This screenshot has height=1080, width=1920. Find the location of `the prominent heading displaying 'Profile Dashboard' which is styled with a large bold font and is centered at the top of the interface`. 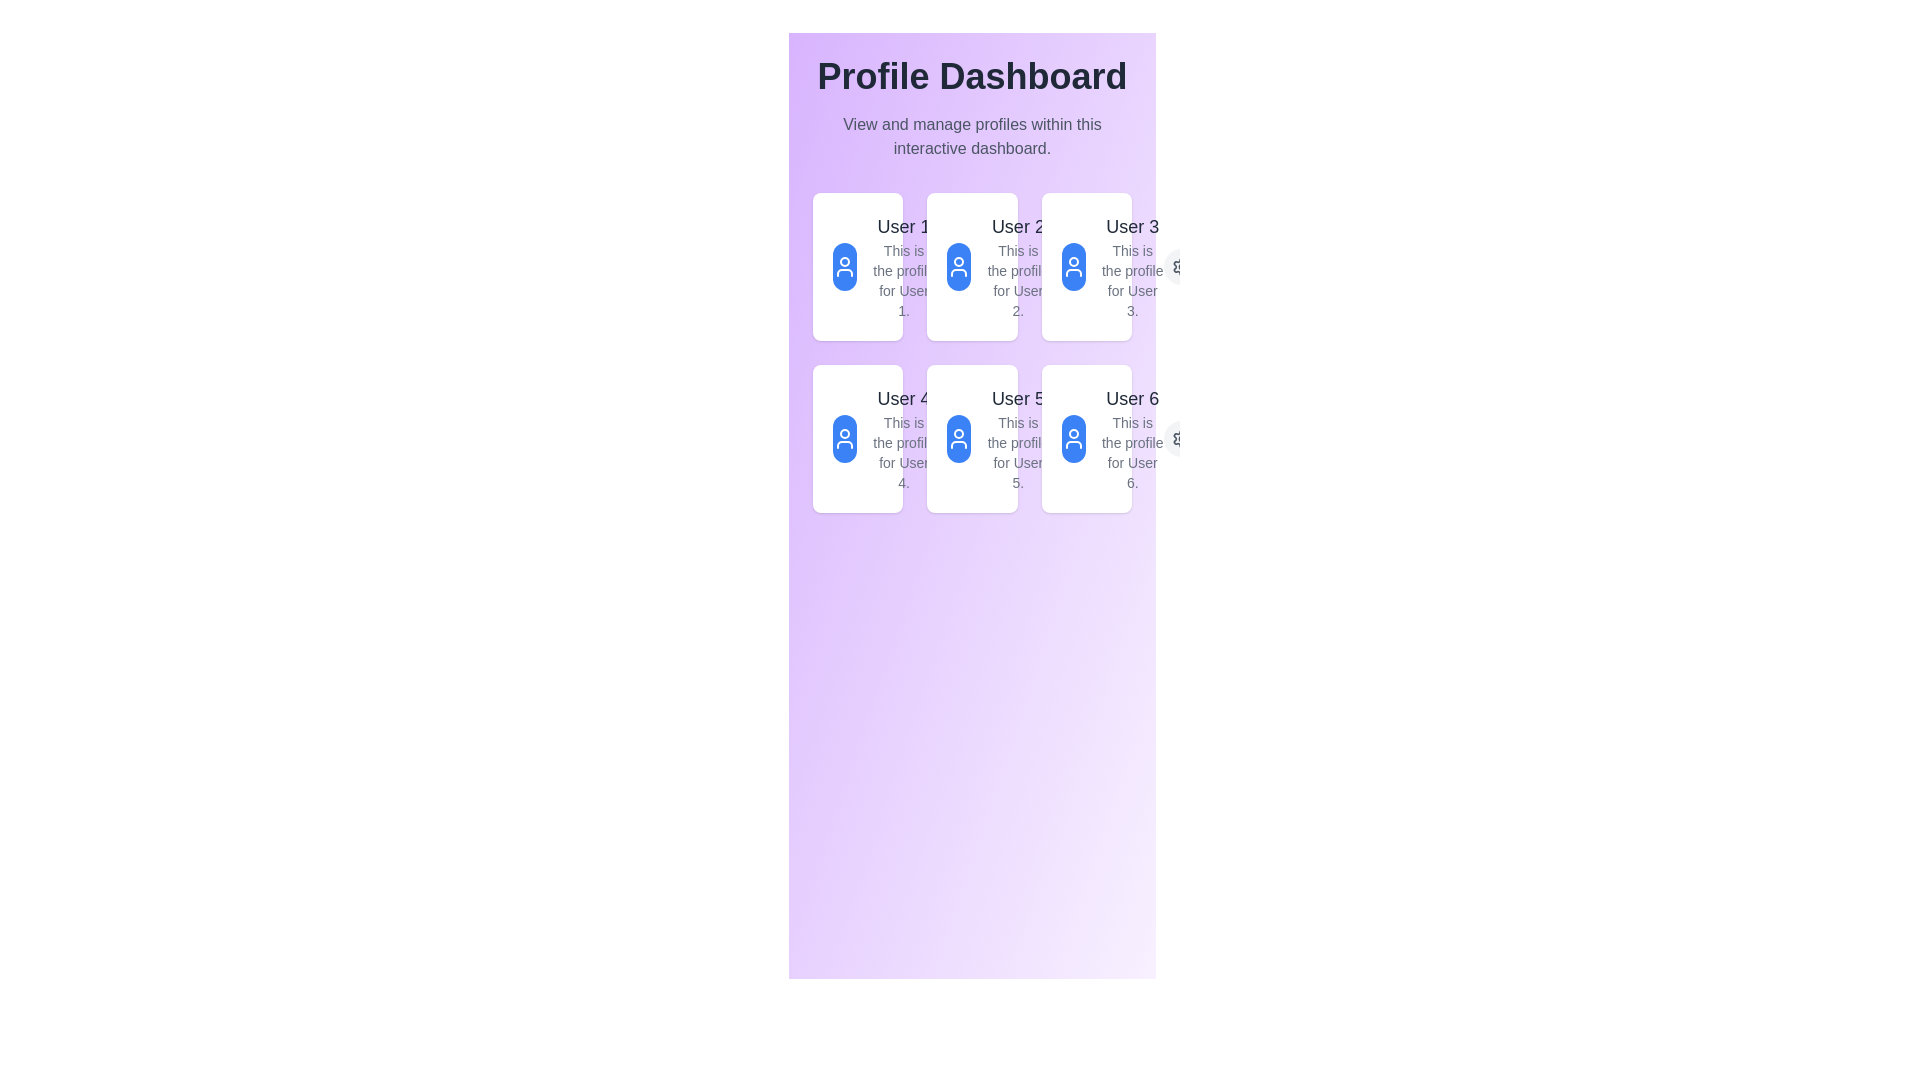

the prominent heading displaying 'Profile Dashboard' which is styled with a large bold font and is centered at the top of the interface is located at coordinates (972, 76).